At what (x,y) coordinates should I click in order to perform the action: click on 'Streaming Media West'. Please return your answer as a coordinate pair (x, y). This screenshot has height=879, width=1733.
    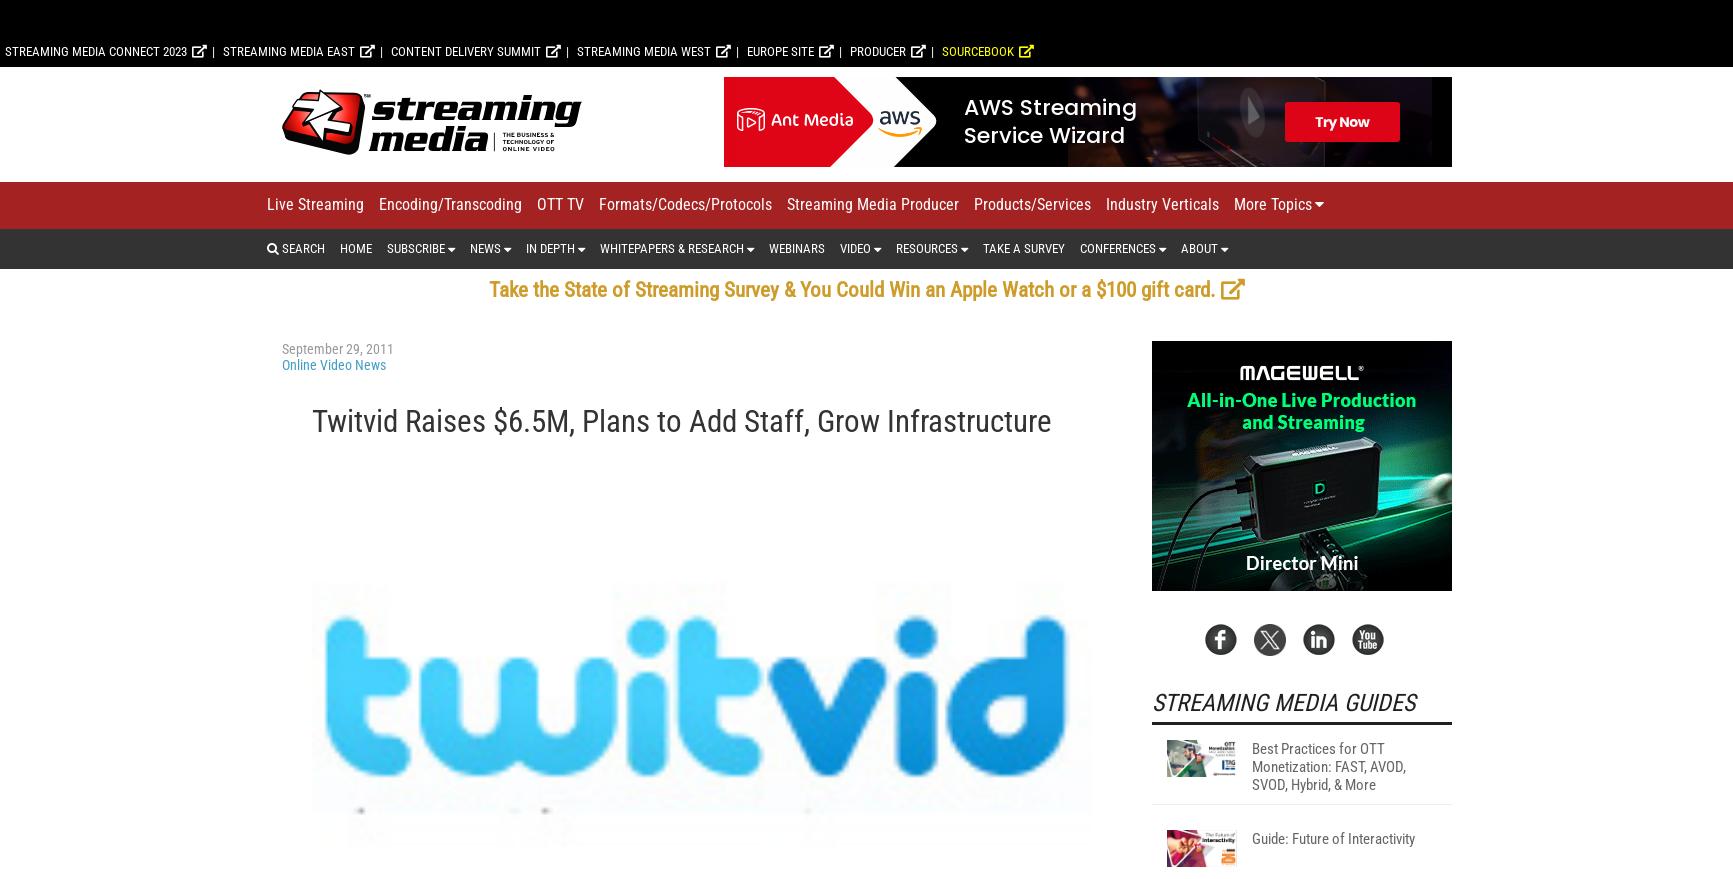
    Looking at the image, I should click on (643, 312).